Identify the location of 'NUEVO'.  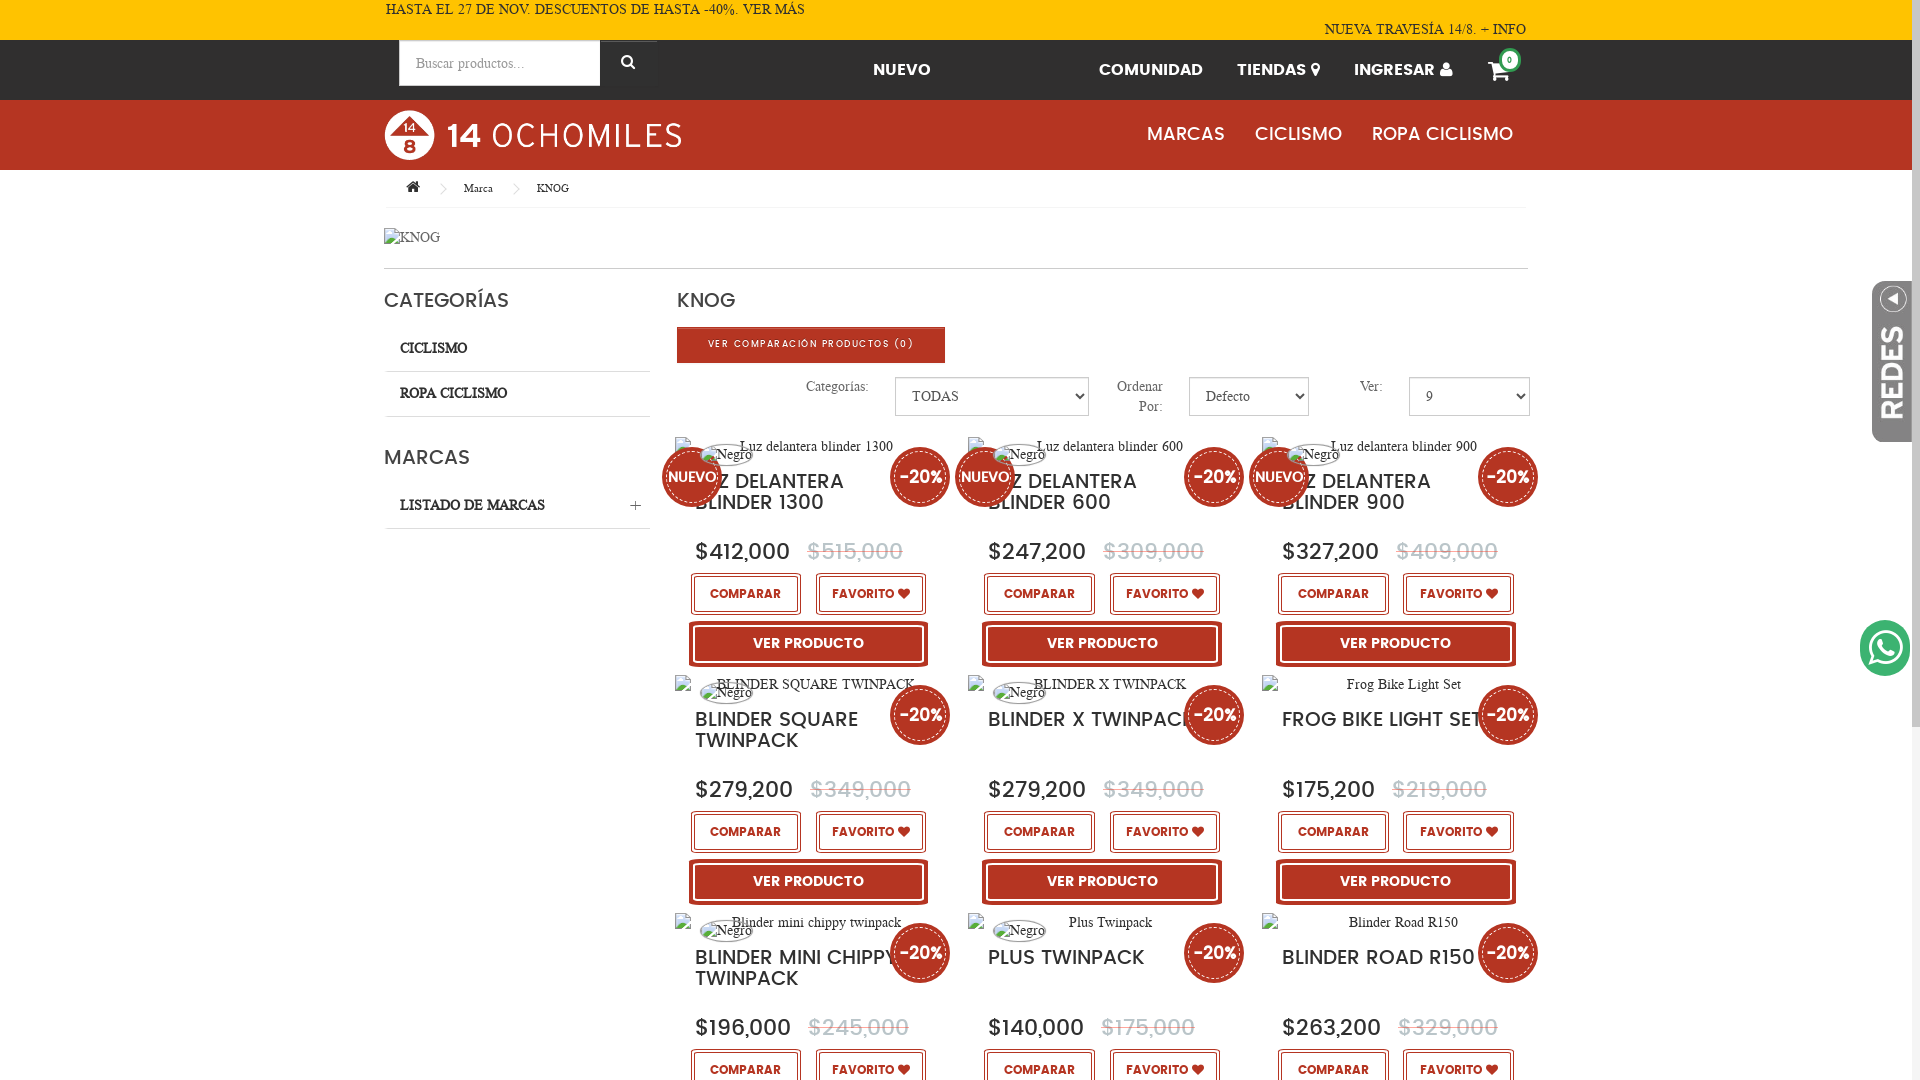
(858, 68).